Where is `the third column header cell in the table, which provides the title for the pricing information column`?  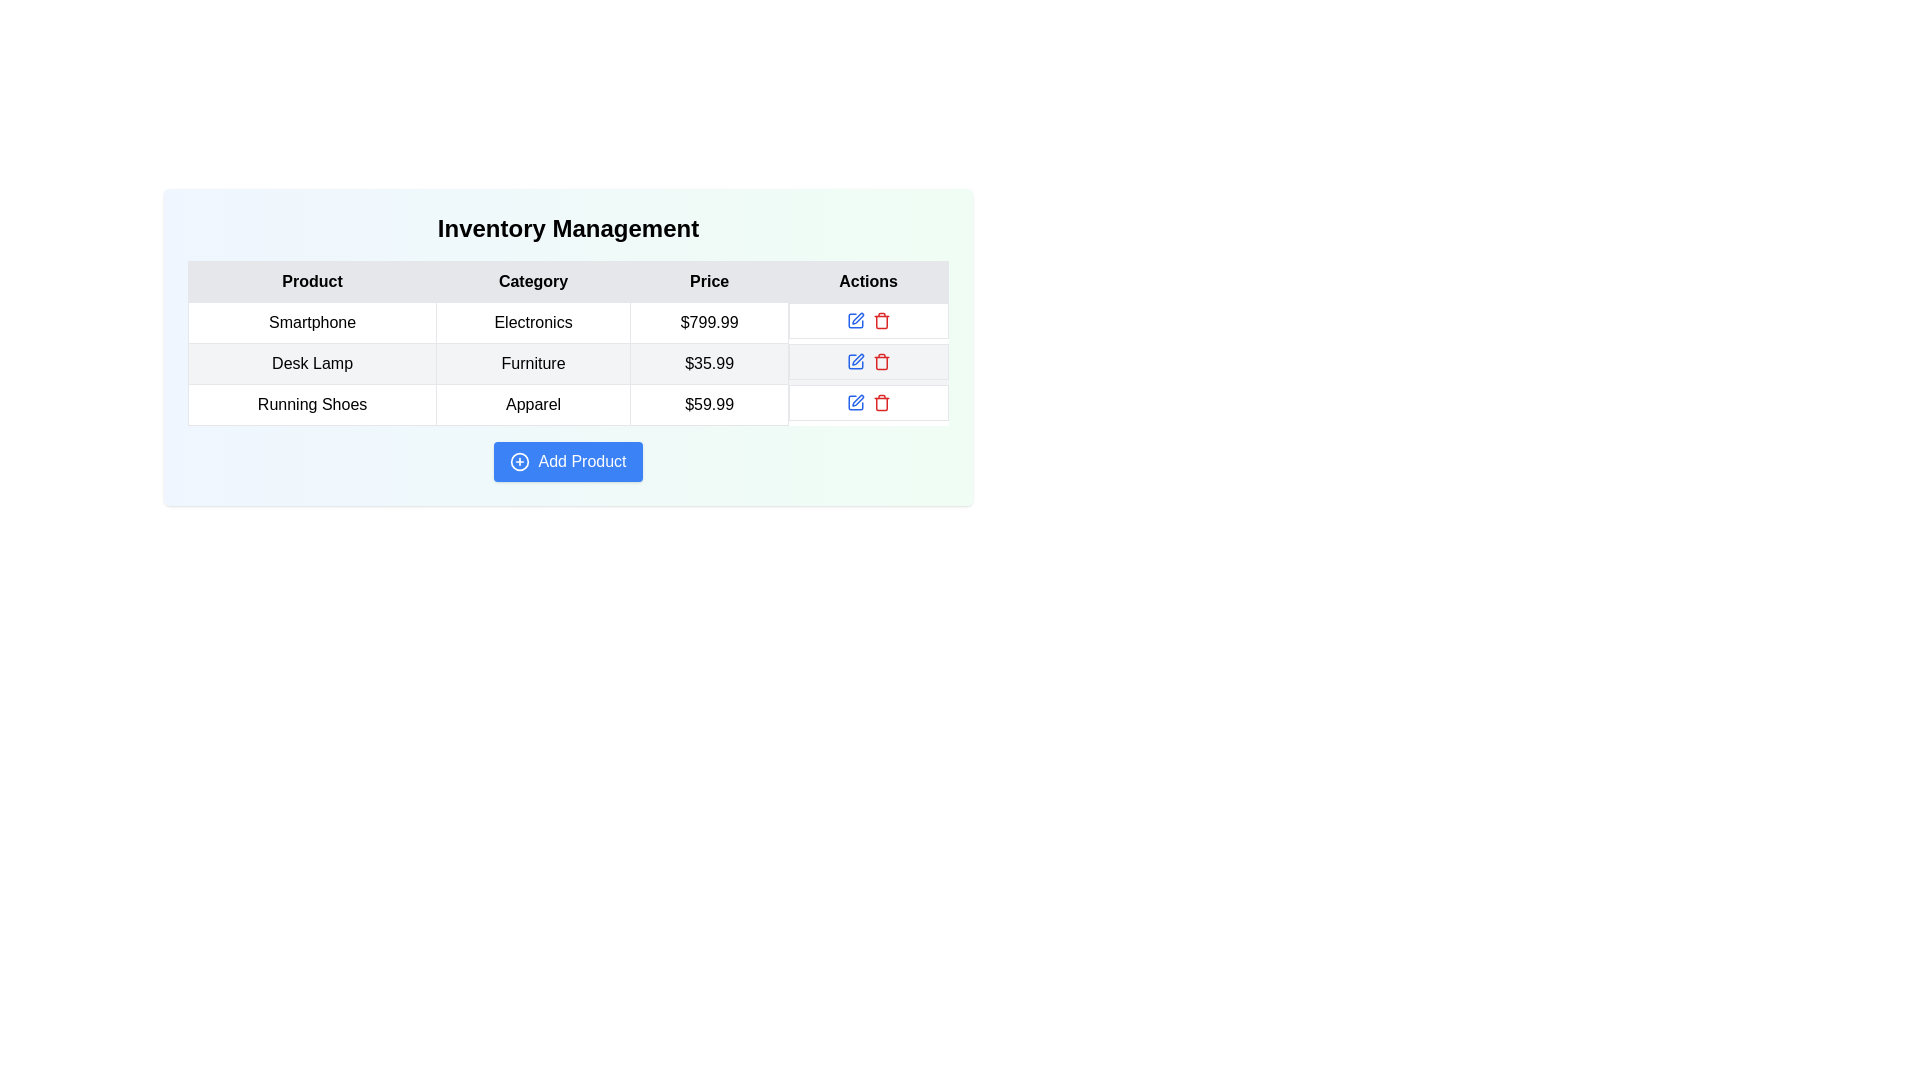 the third column header cell in the table, which provides the title for the pricing information column is located at coordinates (709, 281).